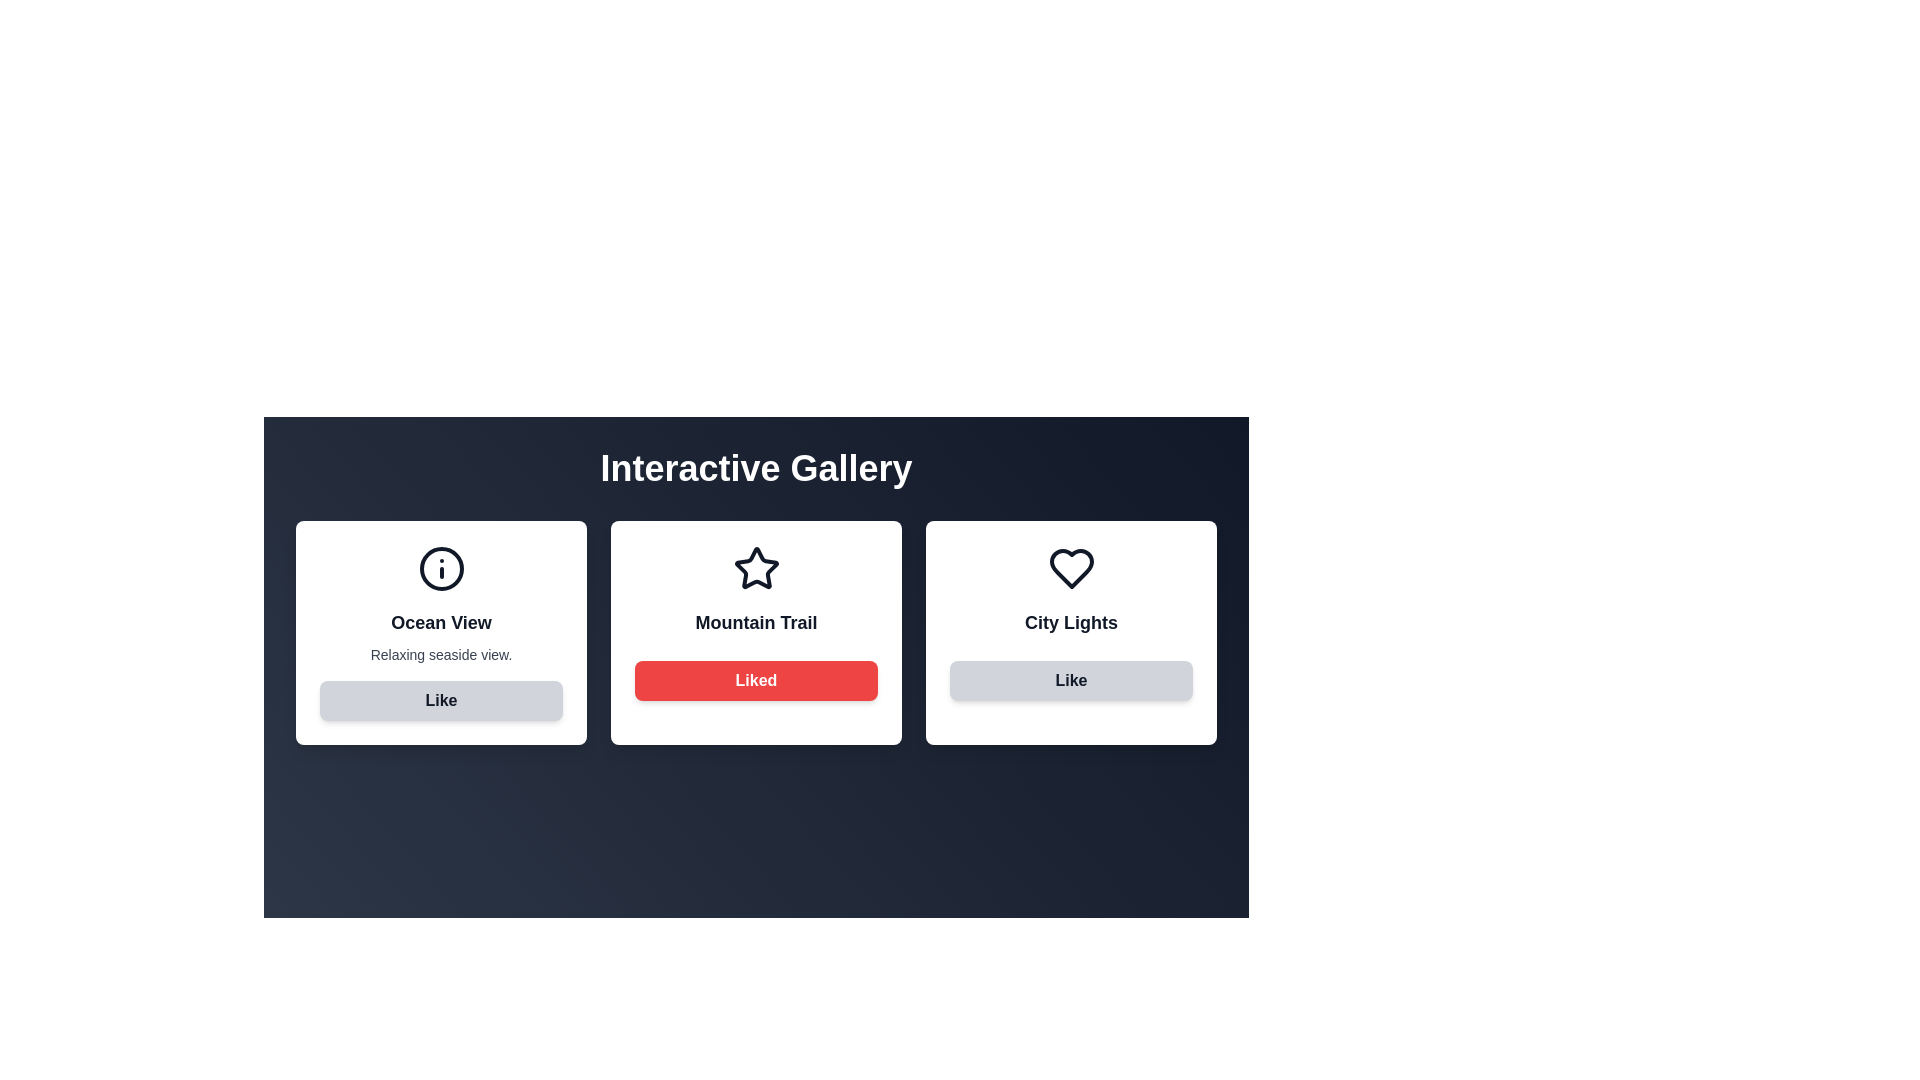  Describe the element at coordinates (1070, 569) in the screenshot. I see `the heart icon located in the upper portion of the 'City Lights' card, which symbolizes a 'favorite' or 'like' function` at that location.